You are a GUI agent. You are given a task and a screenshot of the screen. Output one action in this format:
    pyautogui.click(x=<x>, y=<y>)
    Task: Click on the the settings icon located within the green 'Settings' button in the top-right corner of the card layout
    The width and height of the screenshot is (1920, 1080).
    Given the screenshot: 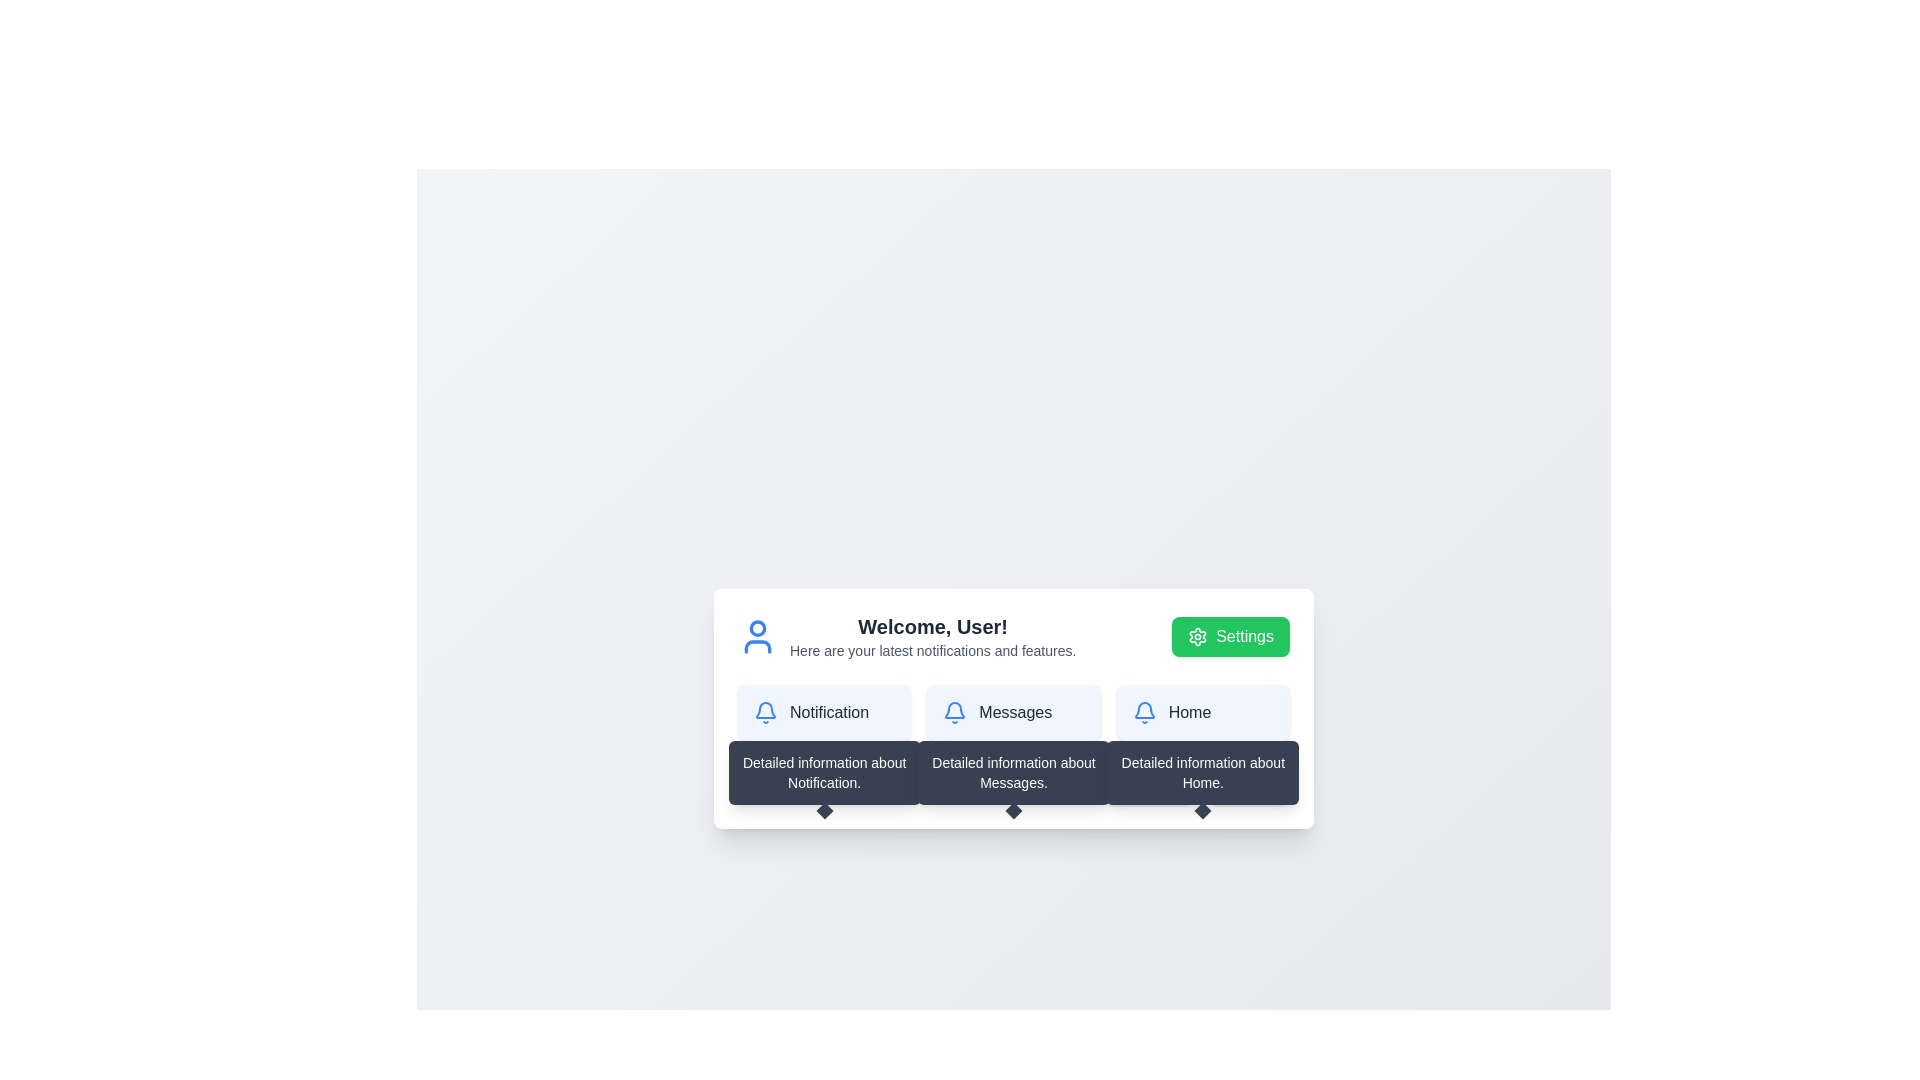 What is the action you would take?
    pyautogui.click(x=1198, y=636)
    